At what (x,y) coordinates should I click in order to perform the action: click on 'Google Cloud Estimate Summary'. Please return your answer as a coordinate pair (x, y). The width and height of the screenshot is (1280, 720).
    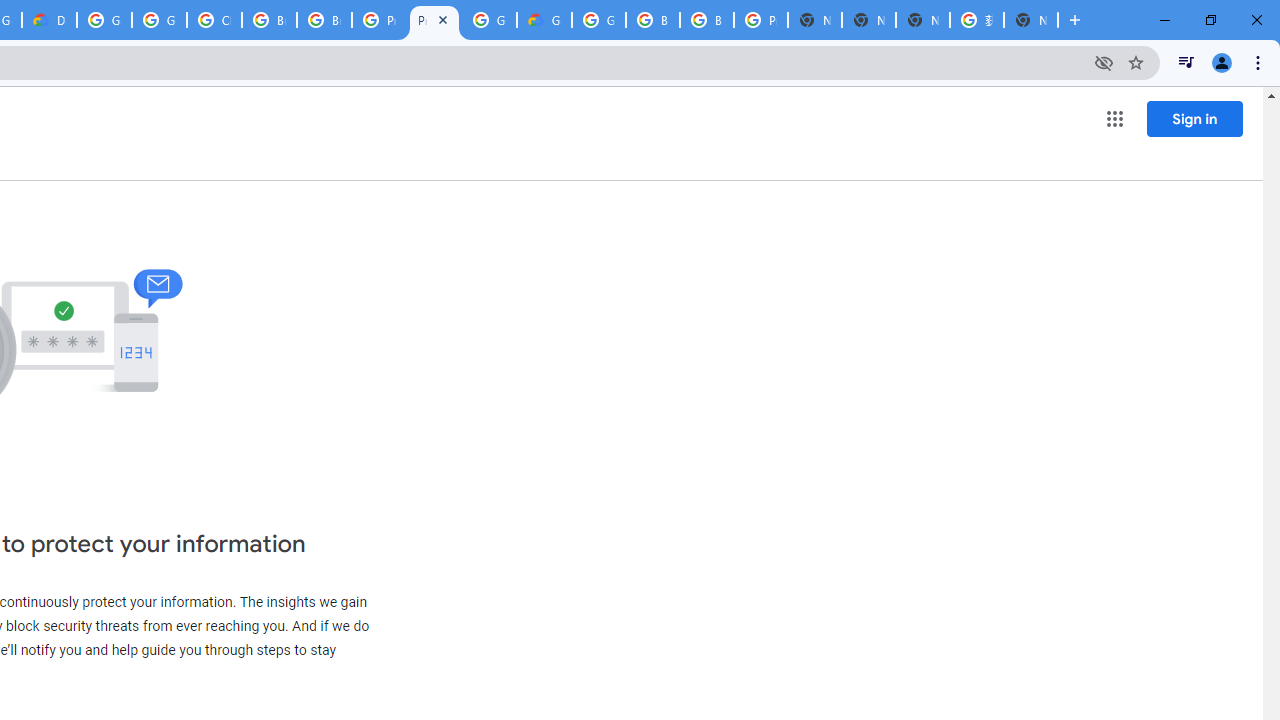
    Looking at the image, I should click on (544, 20).